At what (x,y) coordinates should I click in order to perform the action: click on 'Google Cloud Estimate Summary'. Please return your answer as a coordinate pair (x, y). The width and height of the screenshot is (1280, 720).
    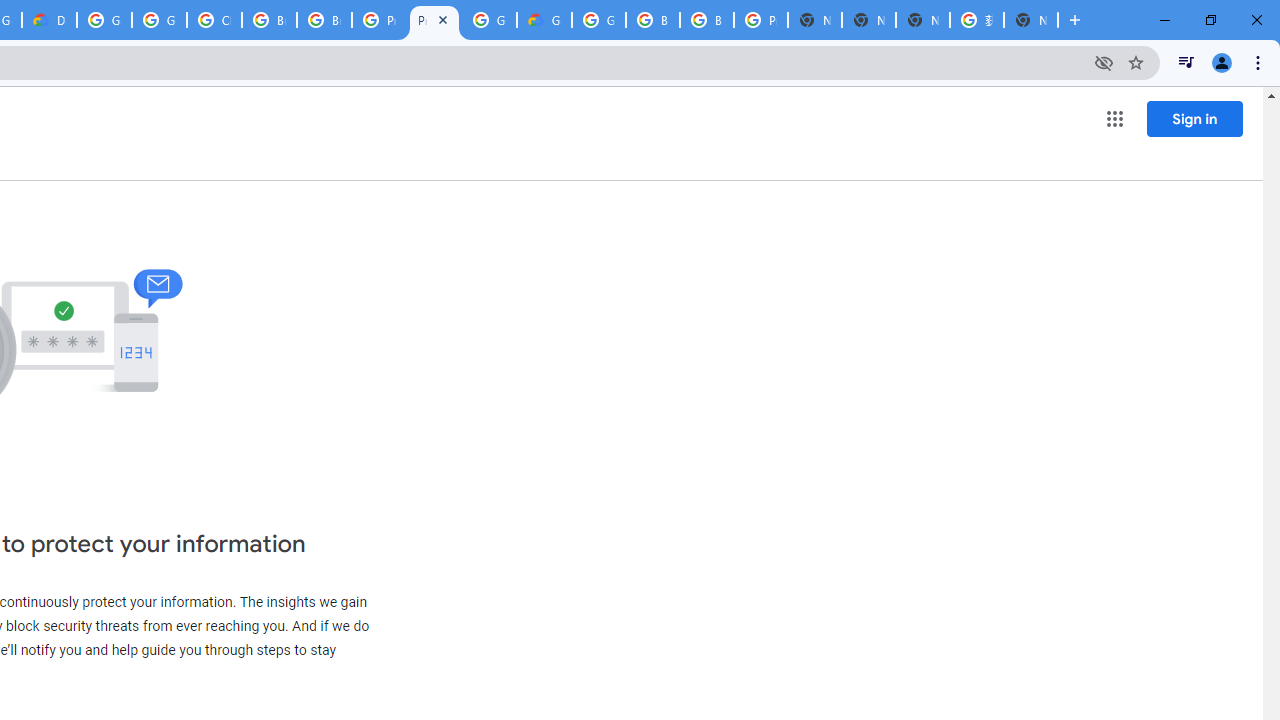
    Looking at the image, I should click on (544, 20).